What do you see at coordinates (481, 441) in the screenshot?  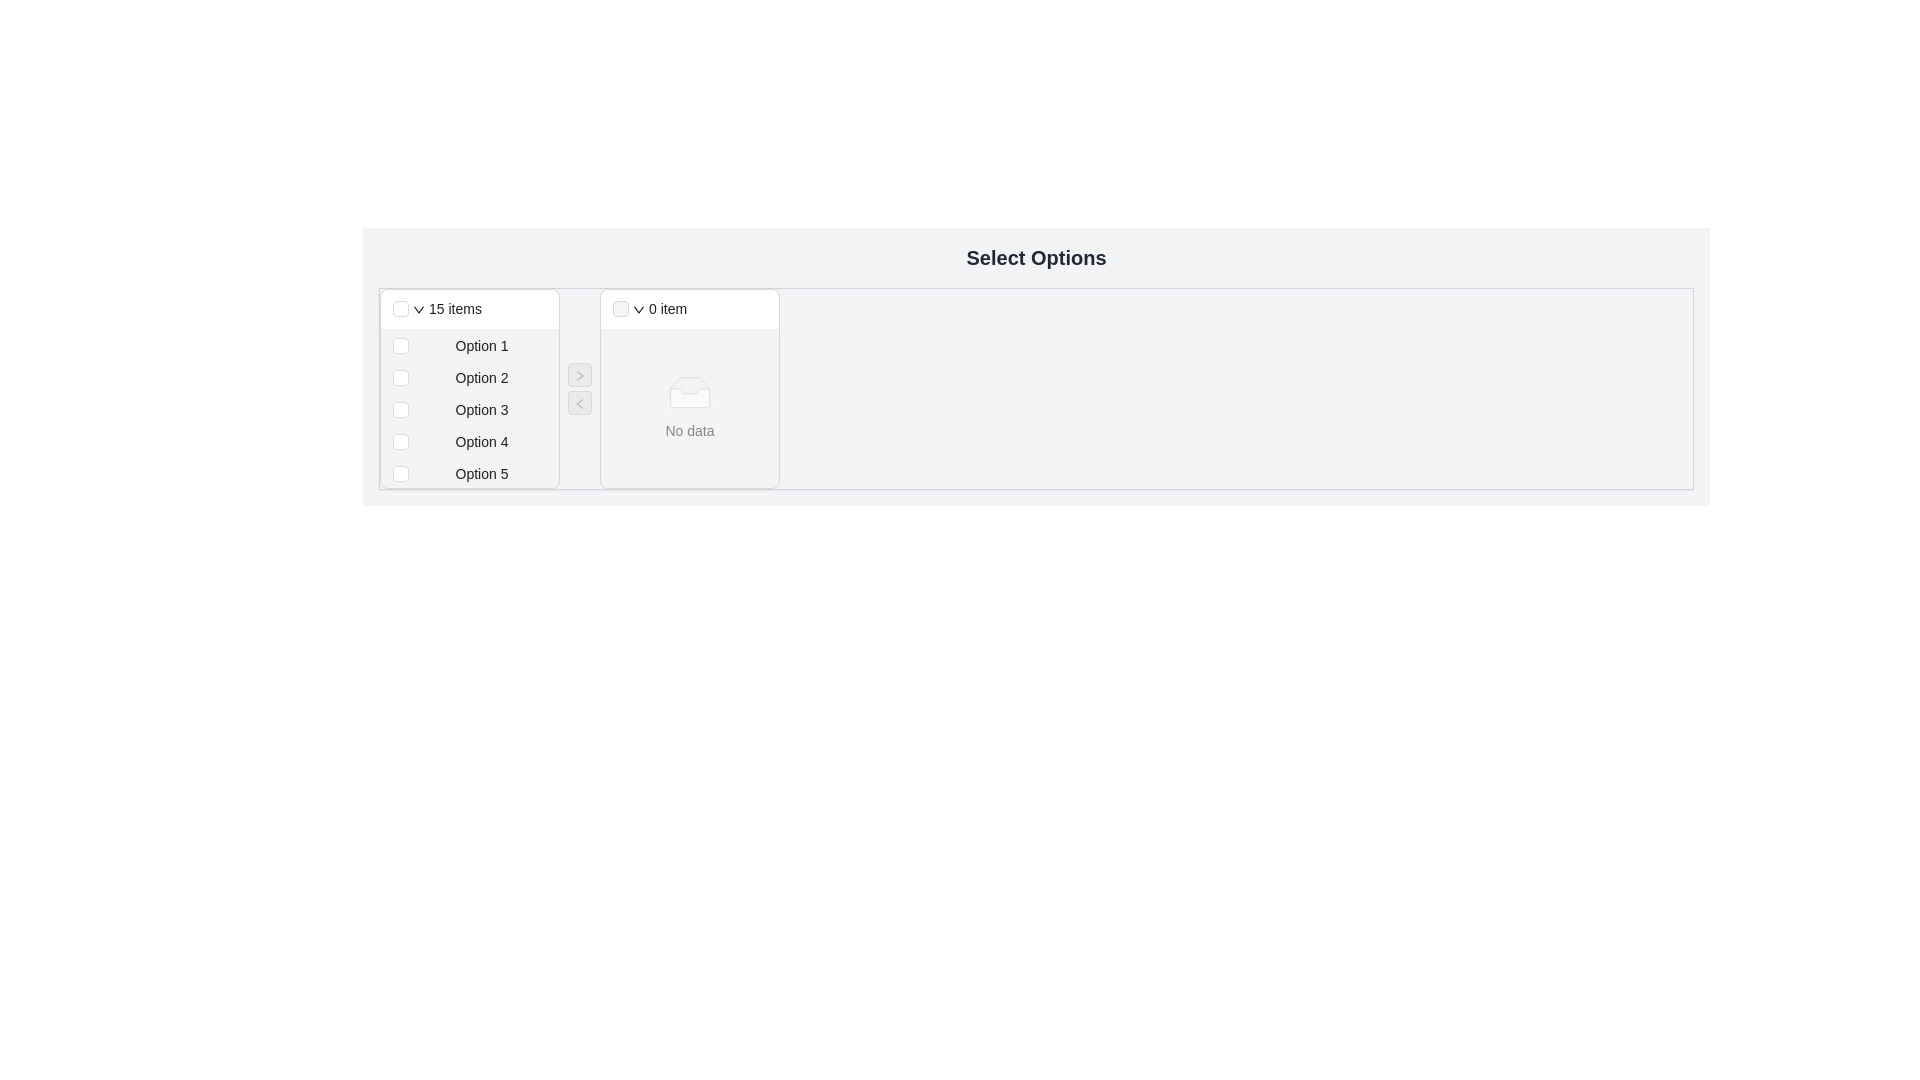 I see `label that identifies the fourth selectable option in the list, located in the left section of a dual-pane interface` at bounding box center [481, 441].